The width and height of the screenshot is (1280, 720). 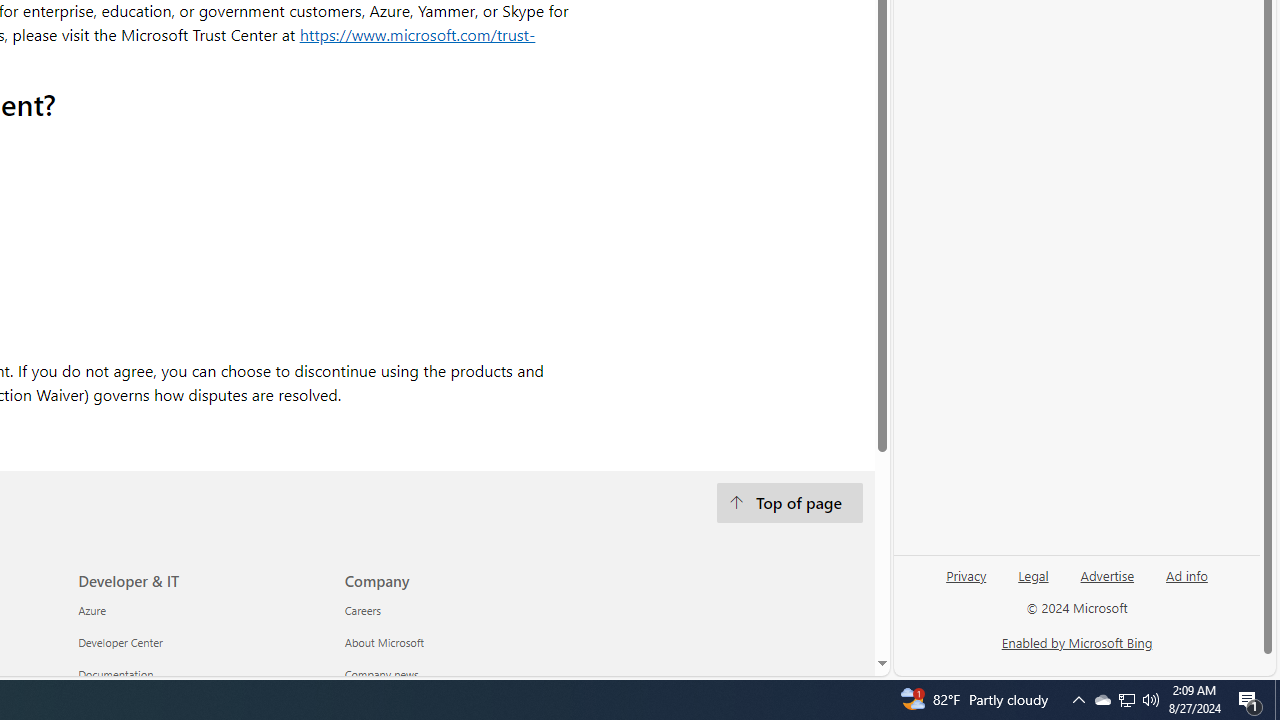 What do you see at coordinates (91, 610) in the screenshot?
I see `'Azure Developer & IT'` at bounding box center [91, 610].